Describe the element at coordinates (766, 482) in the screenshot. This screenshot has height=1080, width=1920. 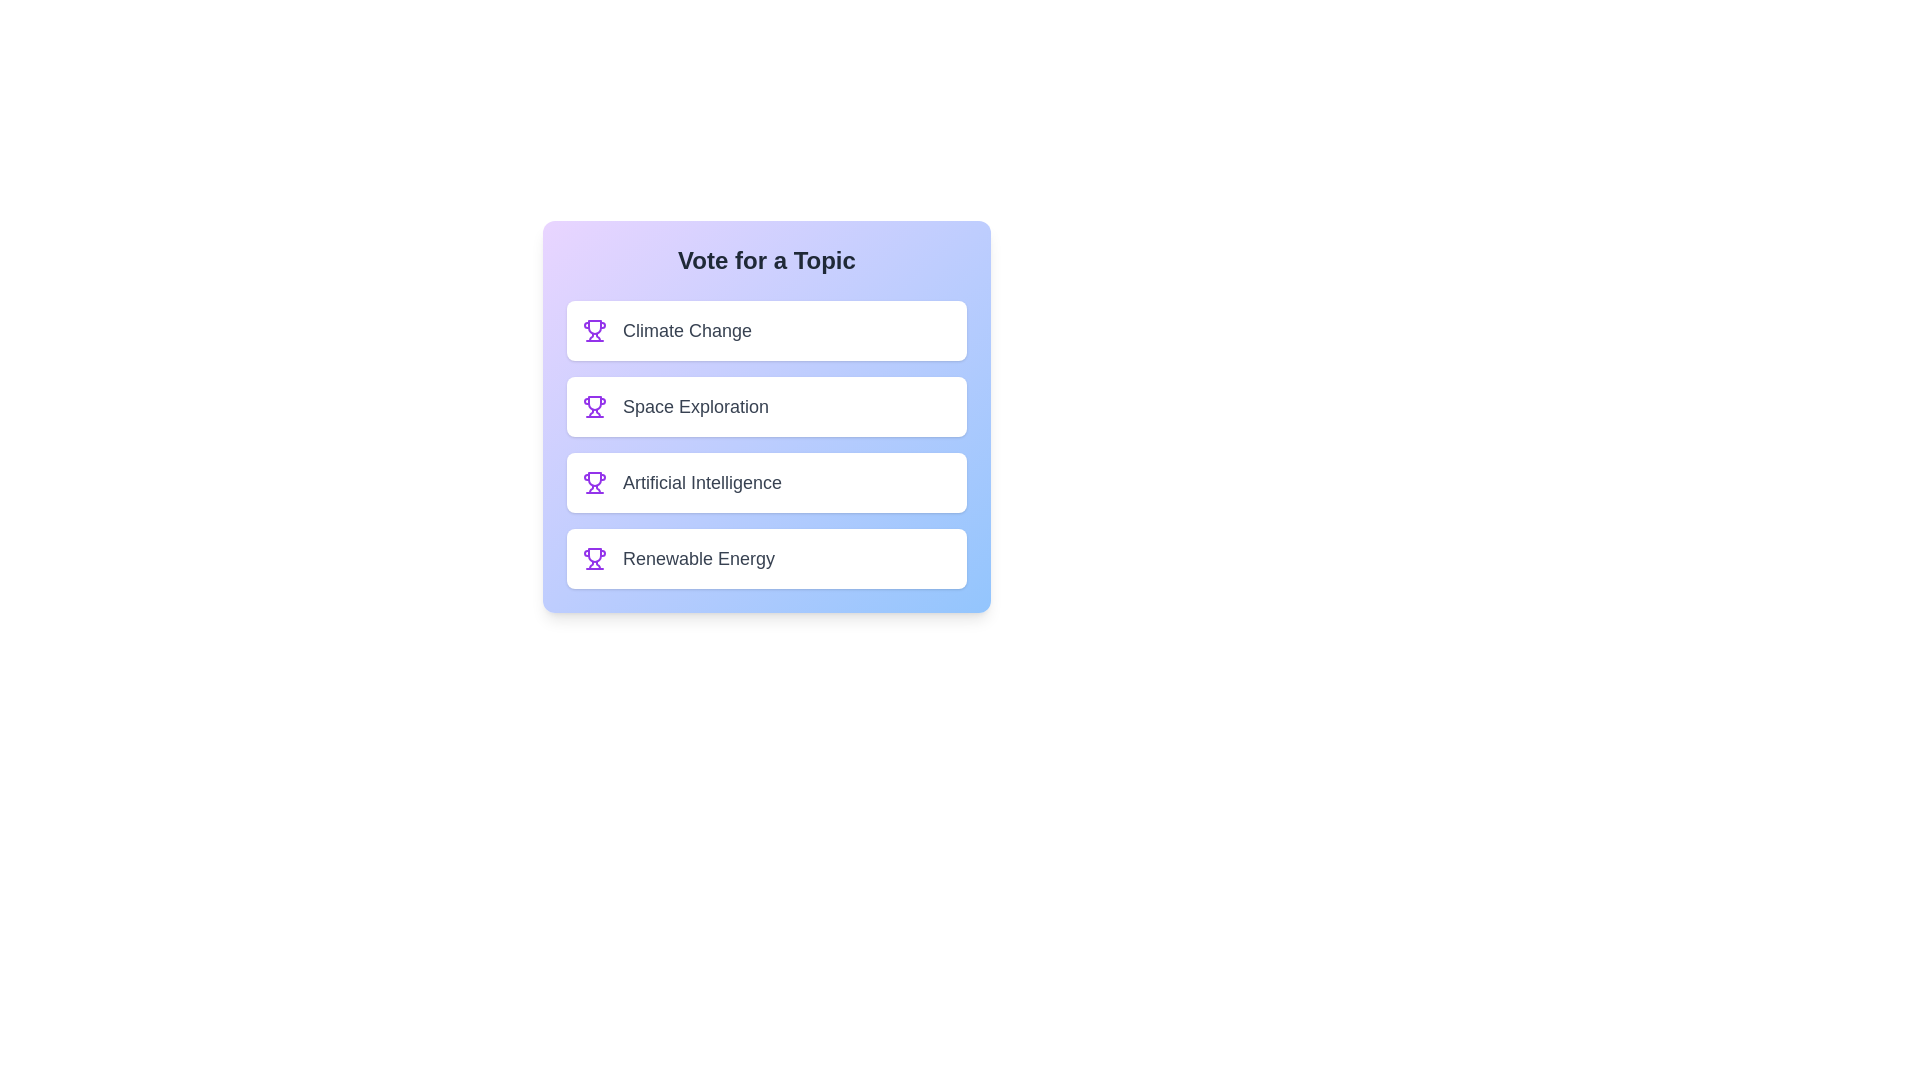
I see `the 'Artificial Intelligence' selectable card, which is the third item in a vertically-stacked list of four cards` at that location.